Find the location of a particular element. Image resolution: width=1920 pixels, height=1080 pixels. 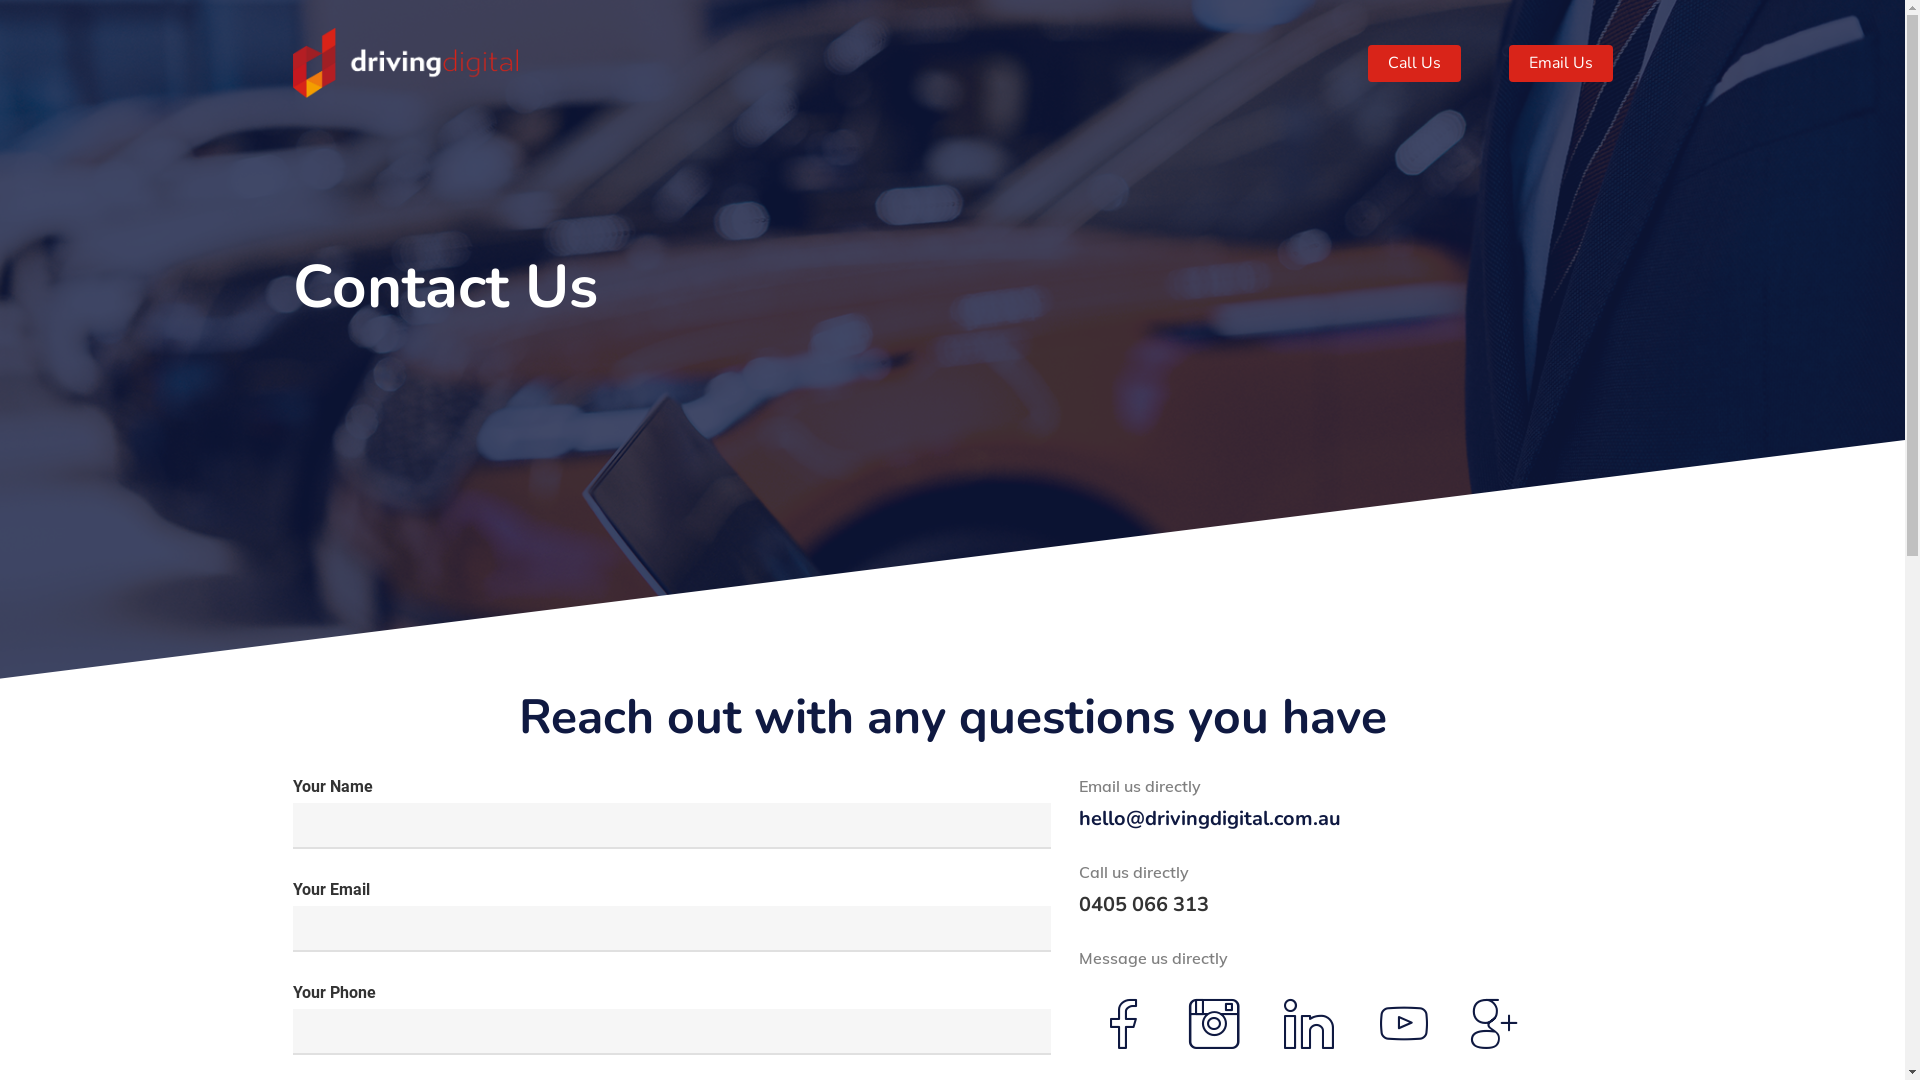

'Email Us' is located at coordinates (1559, 61).